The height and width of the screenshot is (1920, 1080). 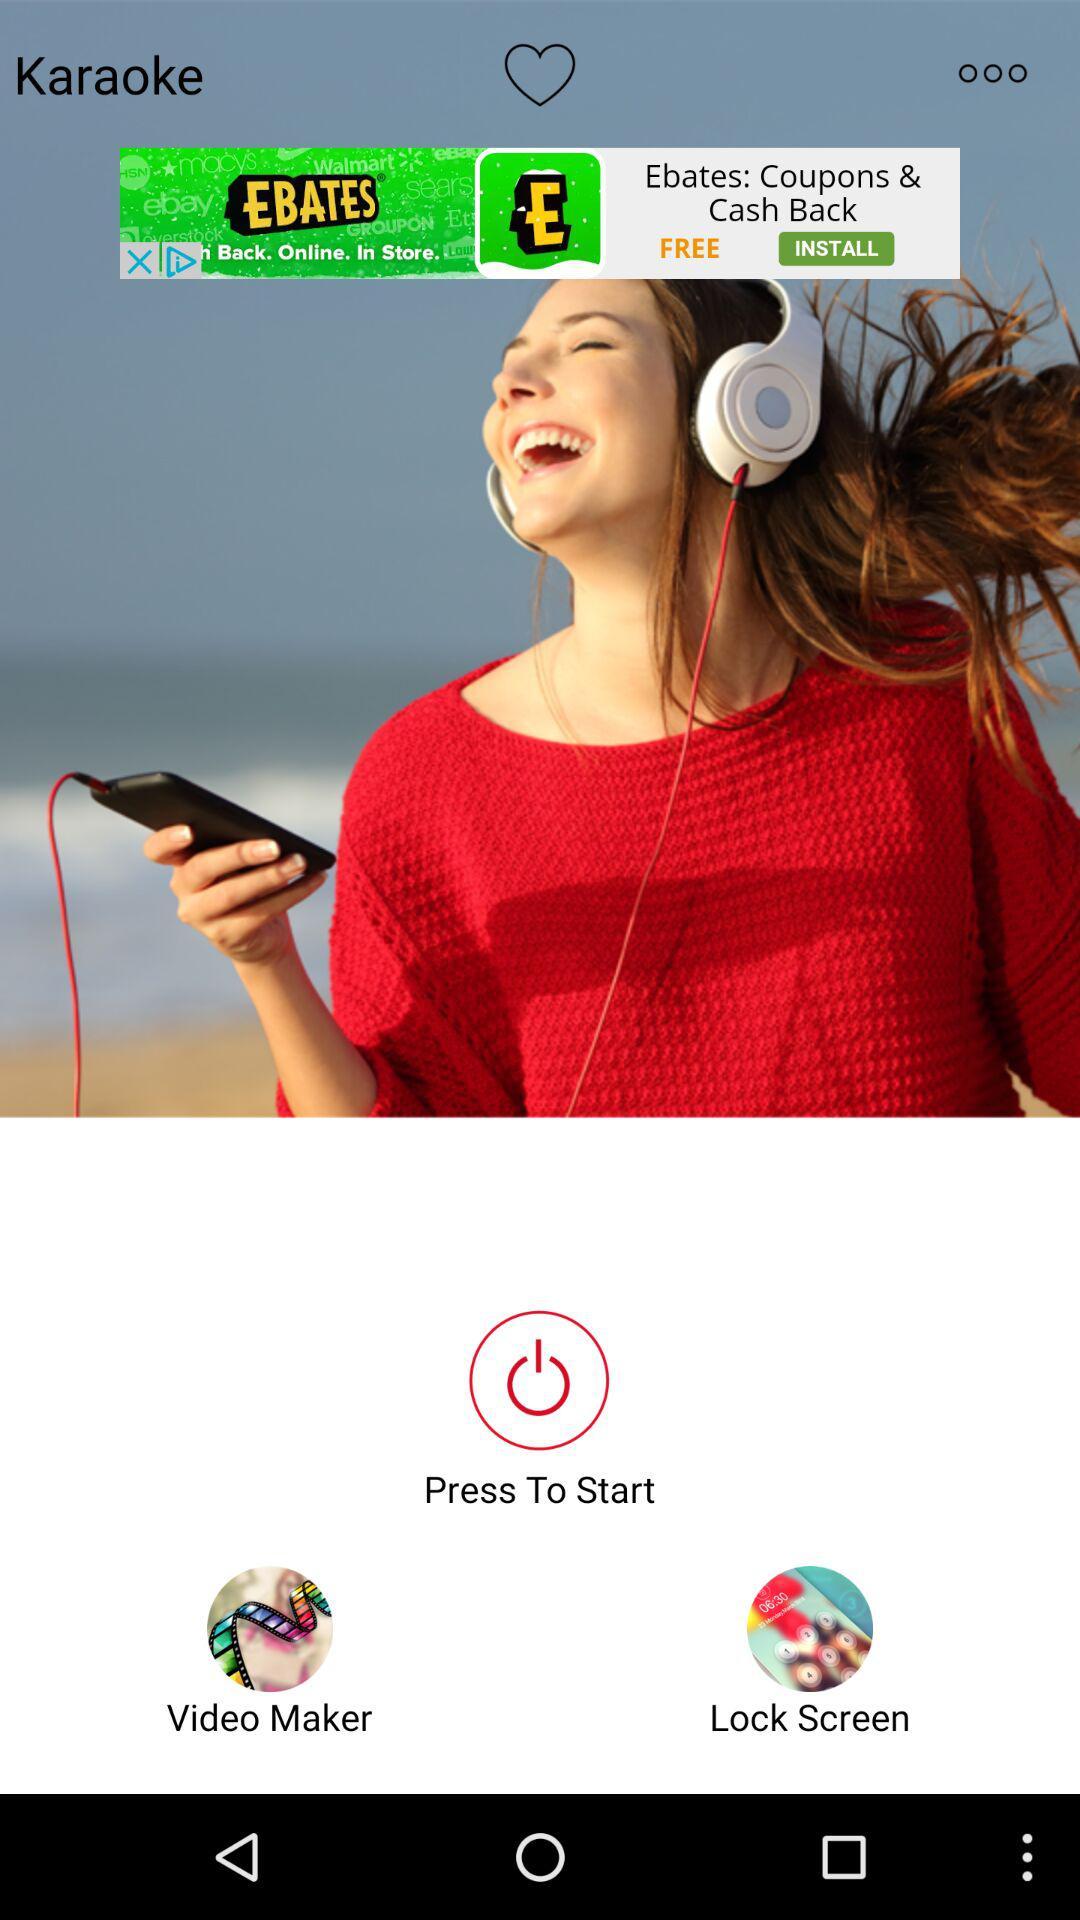 What do you see at coordinates (992, 73) in the screenshot?
I see `open this option` at bounding box center [992, 73].